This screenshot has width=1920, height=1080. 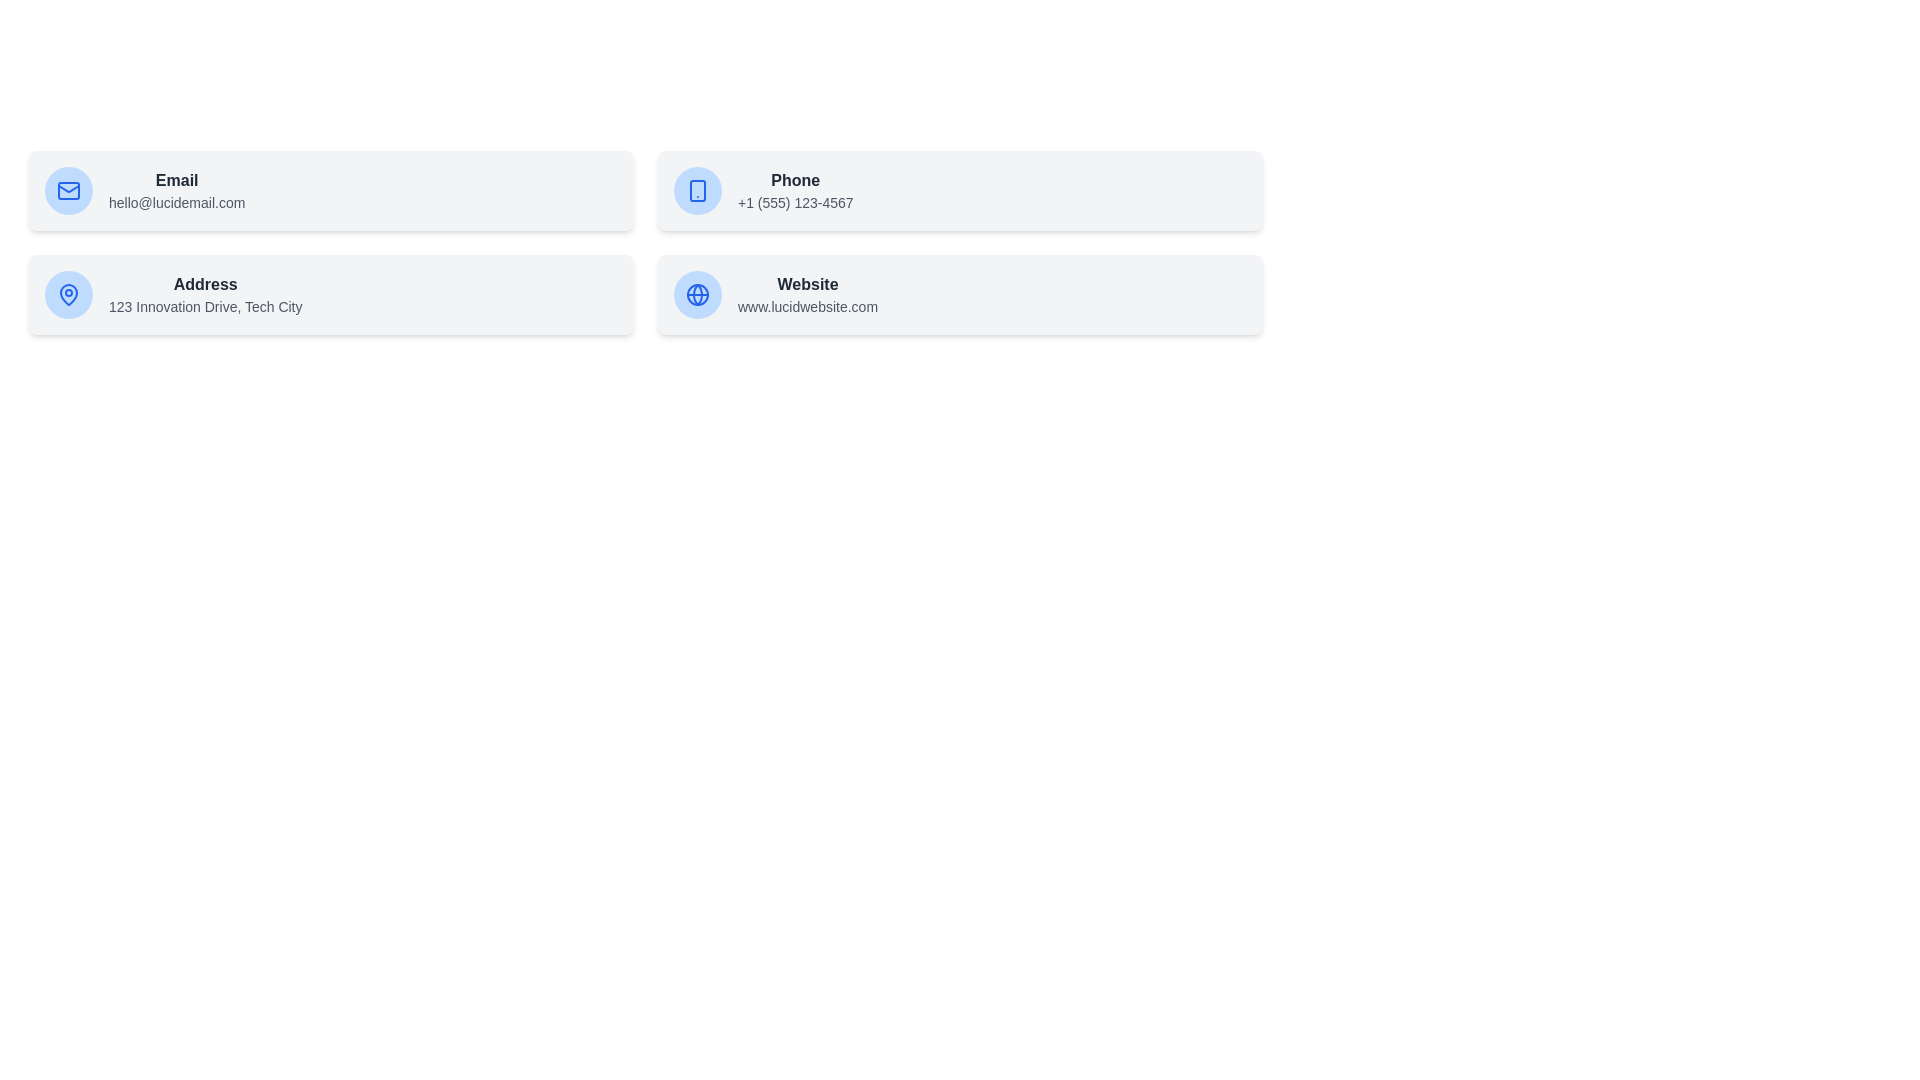 What do you see at coordinates (331, 294) in the screenshot?
I see `the Information display panel that shows the address '123 Innovation Drive, Tech City' for accessibility` at bounding box center [331, 294].